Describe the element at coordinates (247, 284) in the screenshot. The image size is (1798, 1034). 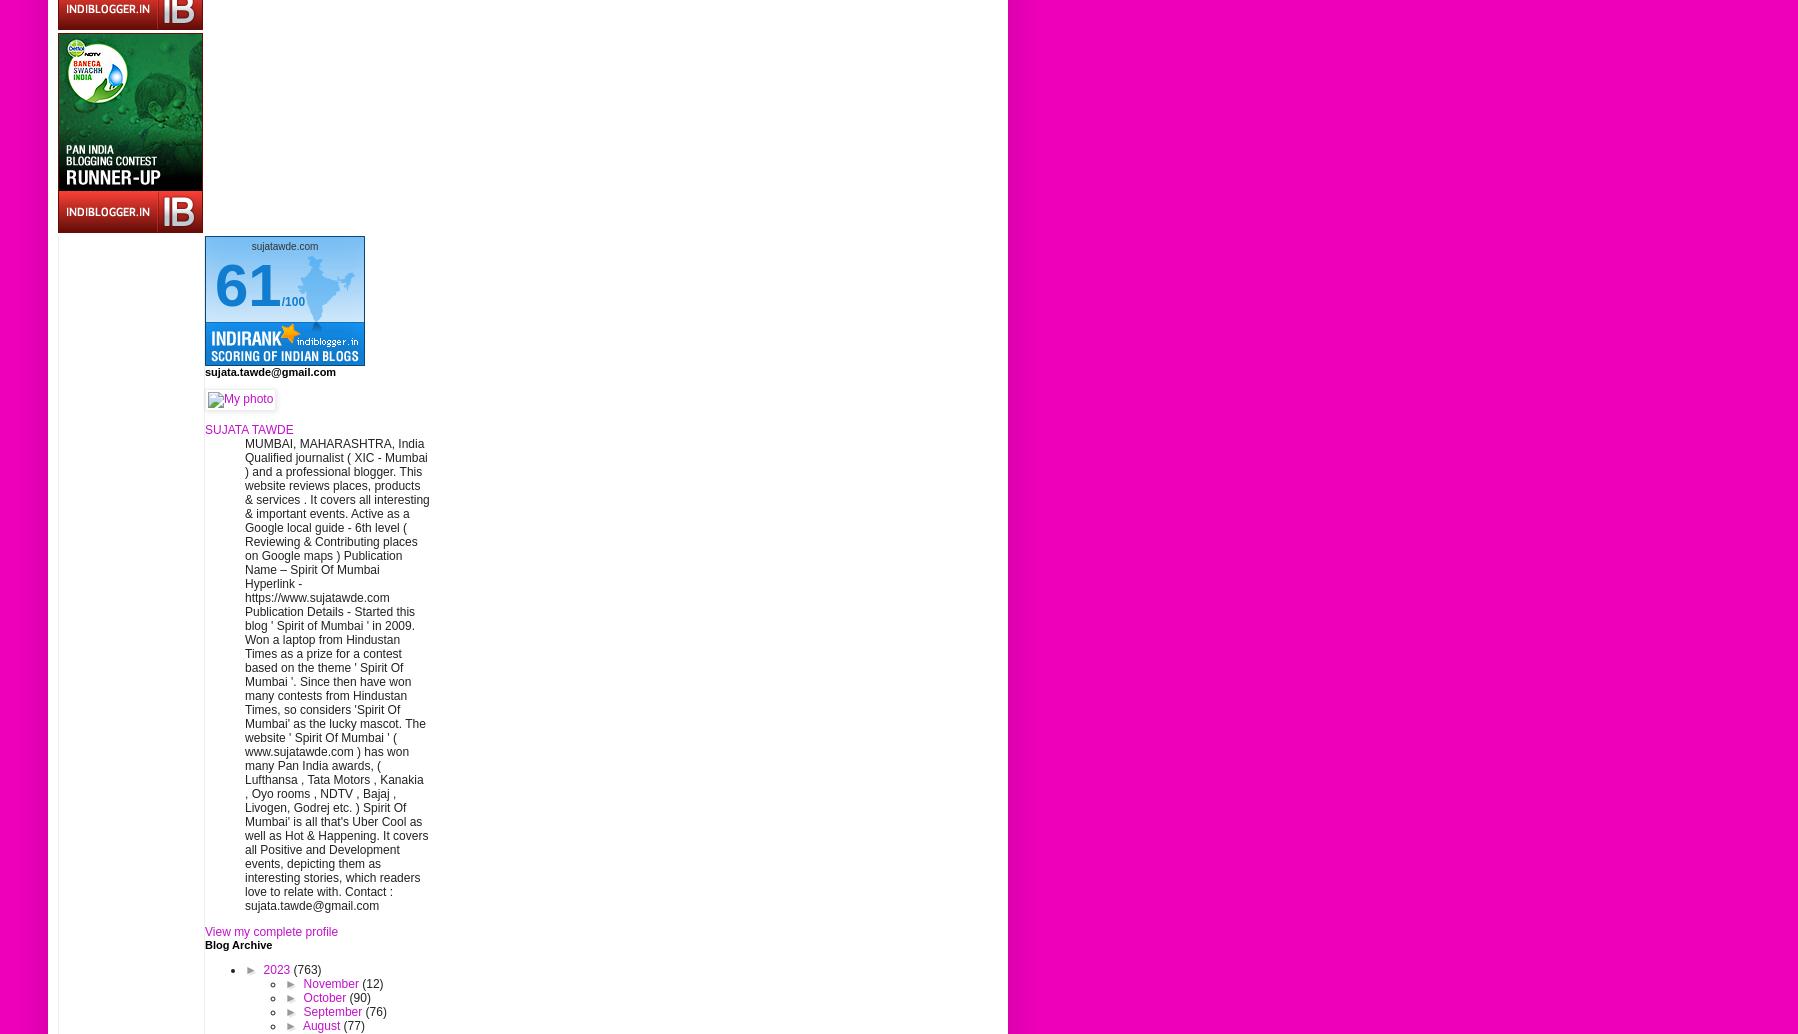
I see `'61'` at that location.